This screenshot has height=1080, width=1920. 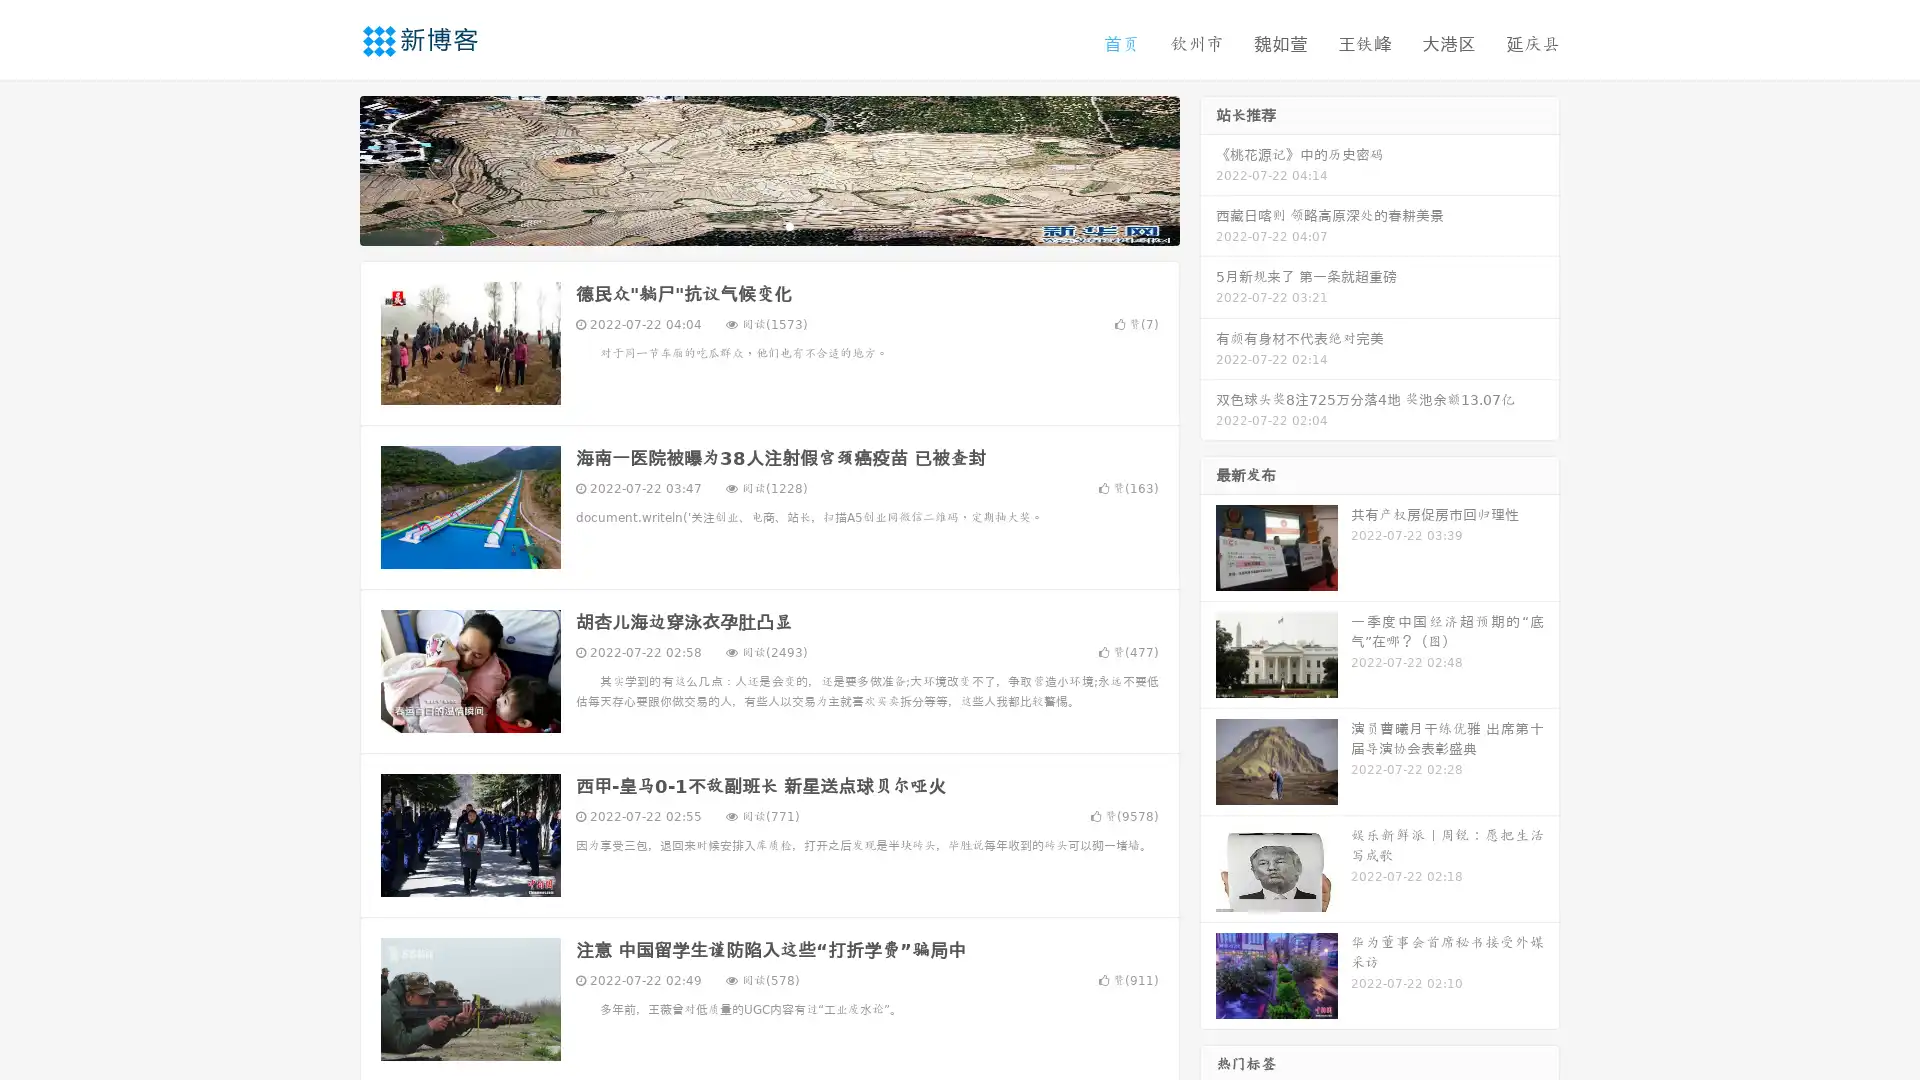 I want to click on Go to slide 1, so click(x=748, y=225).